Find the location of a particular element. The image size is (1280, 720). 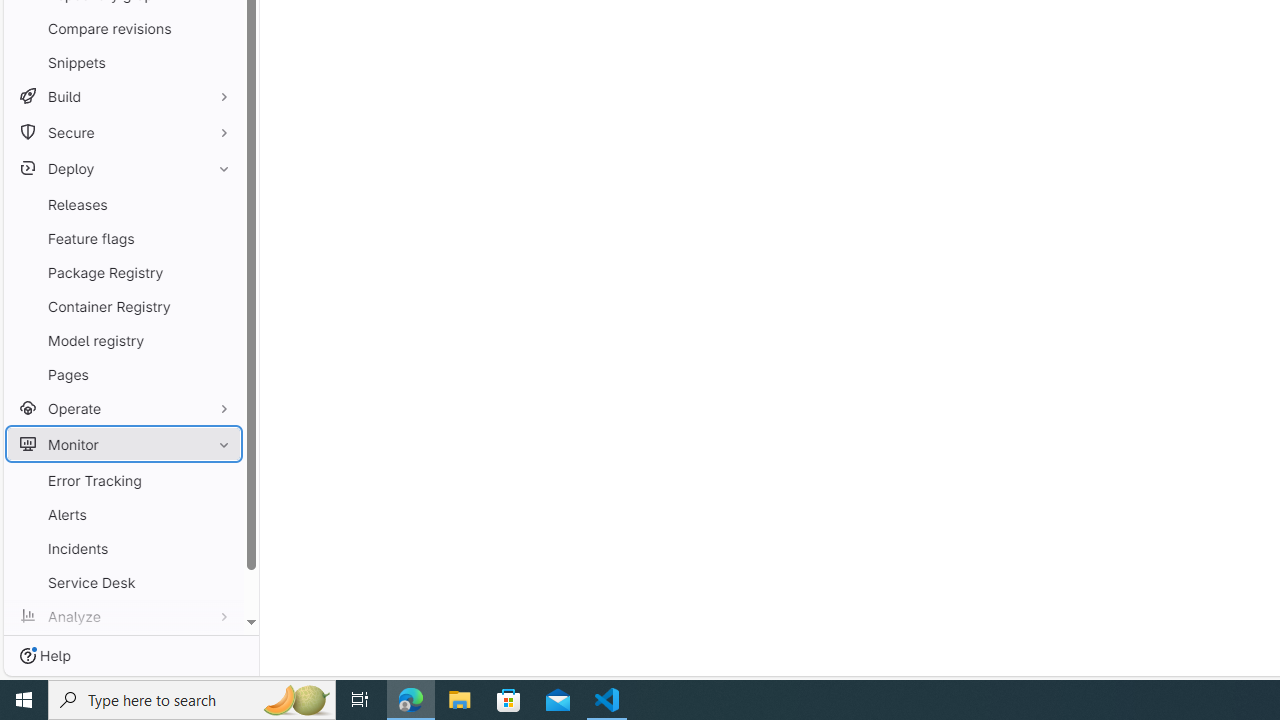

'Secure' is located at coordinates (123, 132).